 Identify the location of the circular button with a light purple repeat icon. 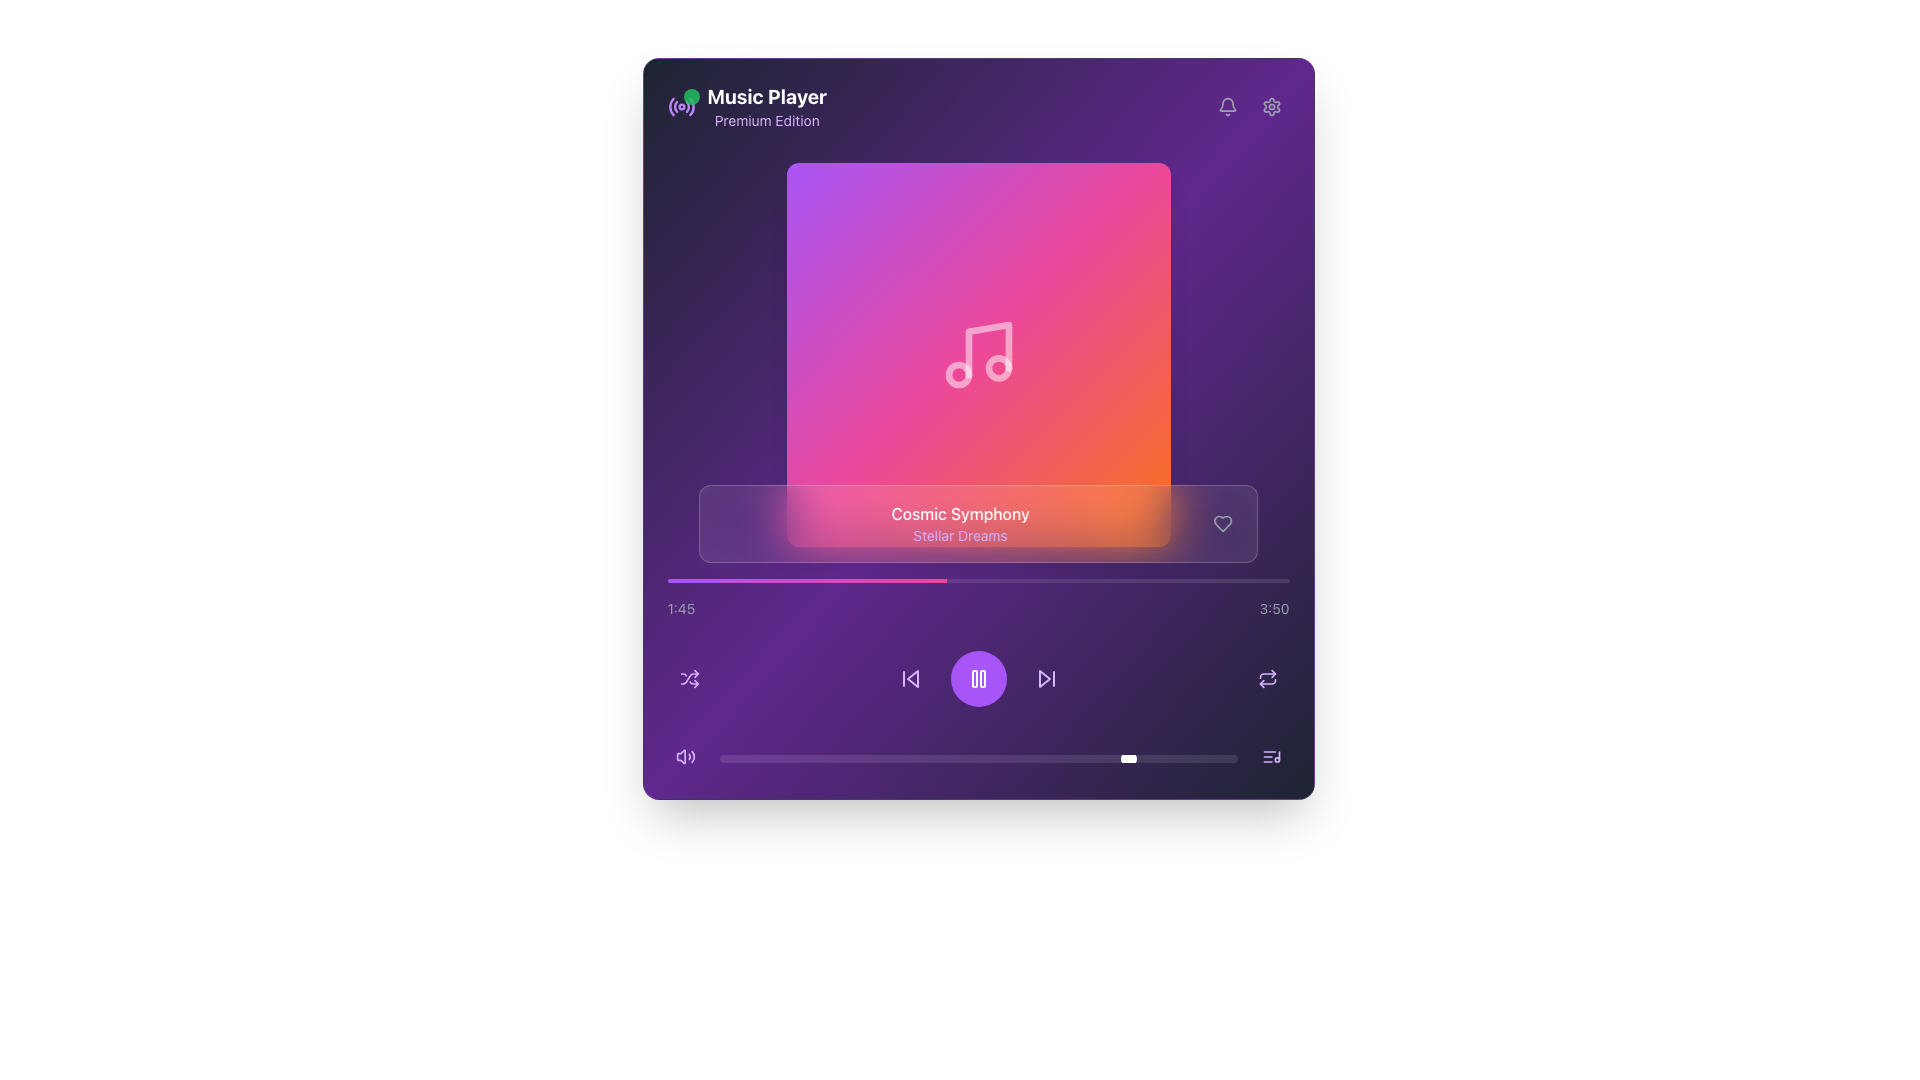
(1266, 677).